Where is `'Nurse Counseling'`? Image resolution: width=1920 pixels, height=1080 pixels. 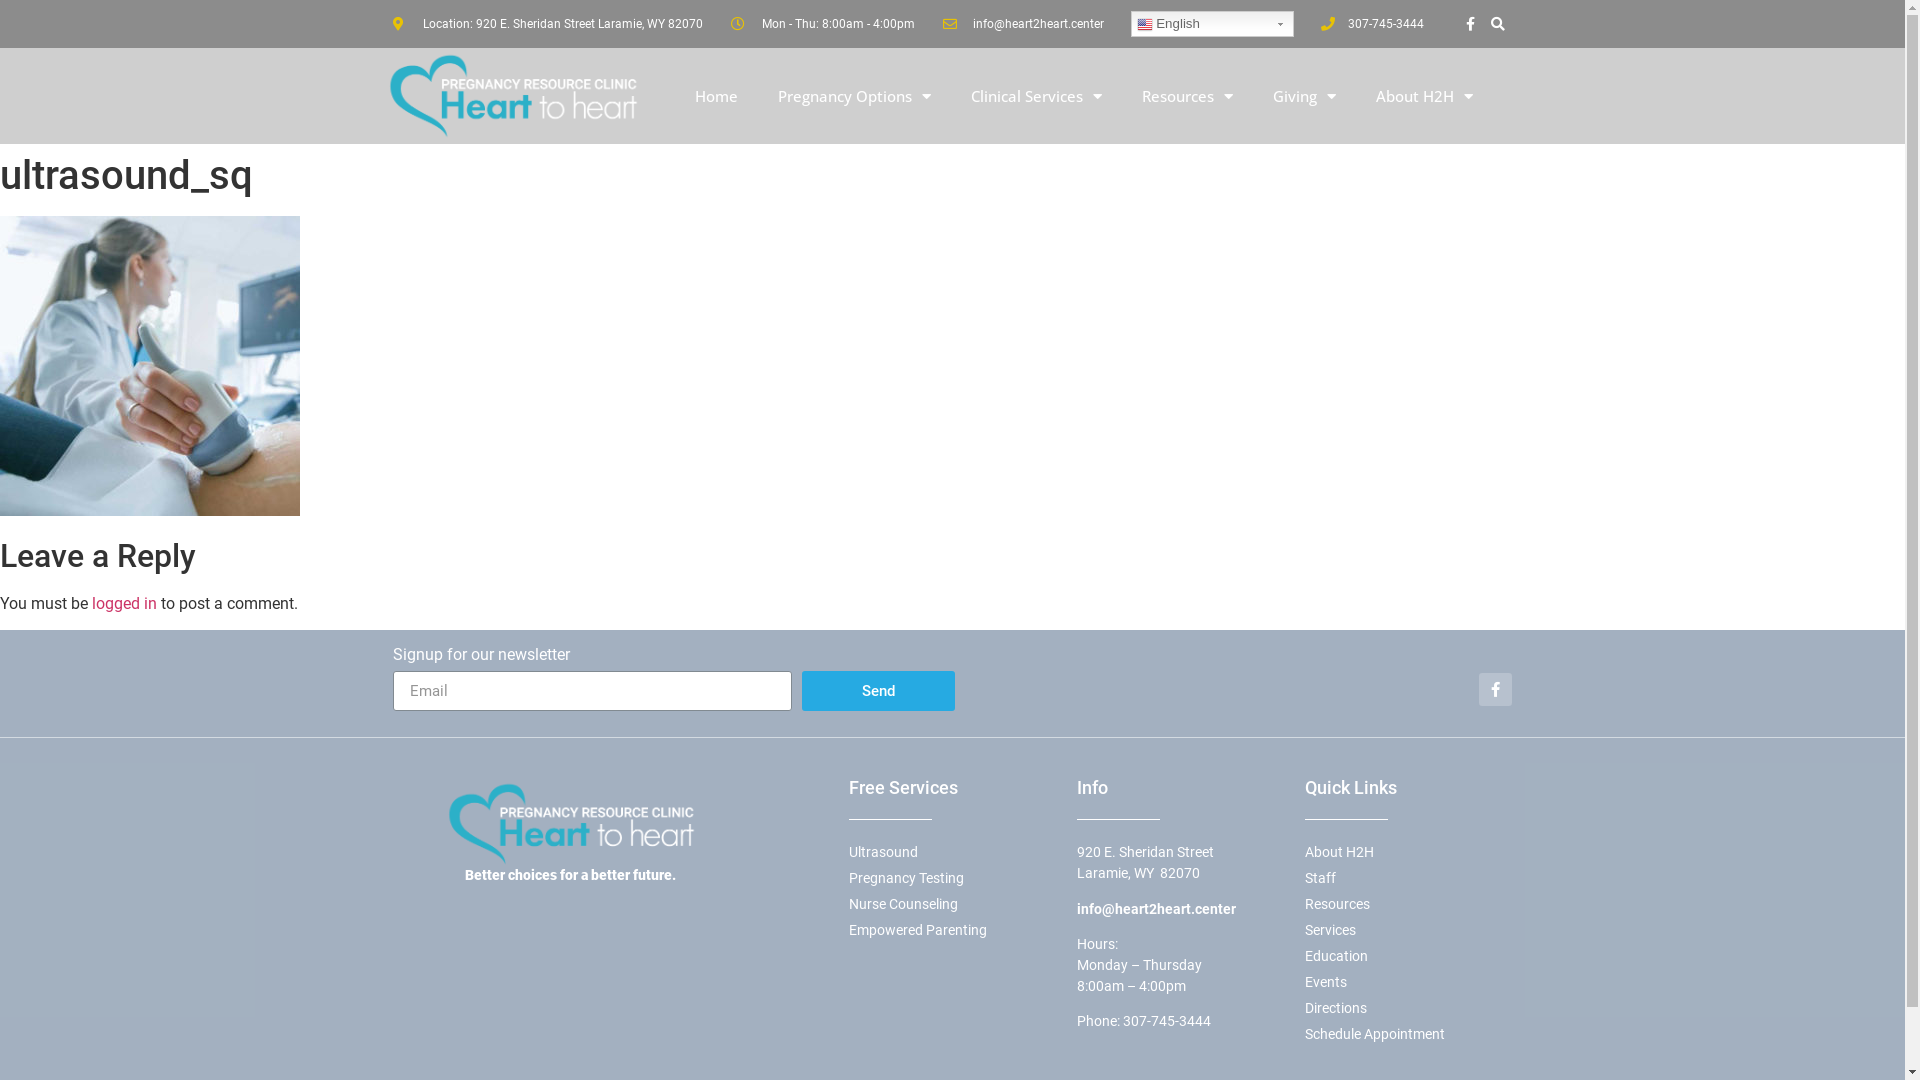
'Nurse Counseling' is located at coordinates (950, 904).